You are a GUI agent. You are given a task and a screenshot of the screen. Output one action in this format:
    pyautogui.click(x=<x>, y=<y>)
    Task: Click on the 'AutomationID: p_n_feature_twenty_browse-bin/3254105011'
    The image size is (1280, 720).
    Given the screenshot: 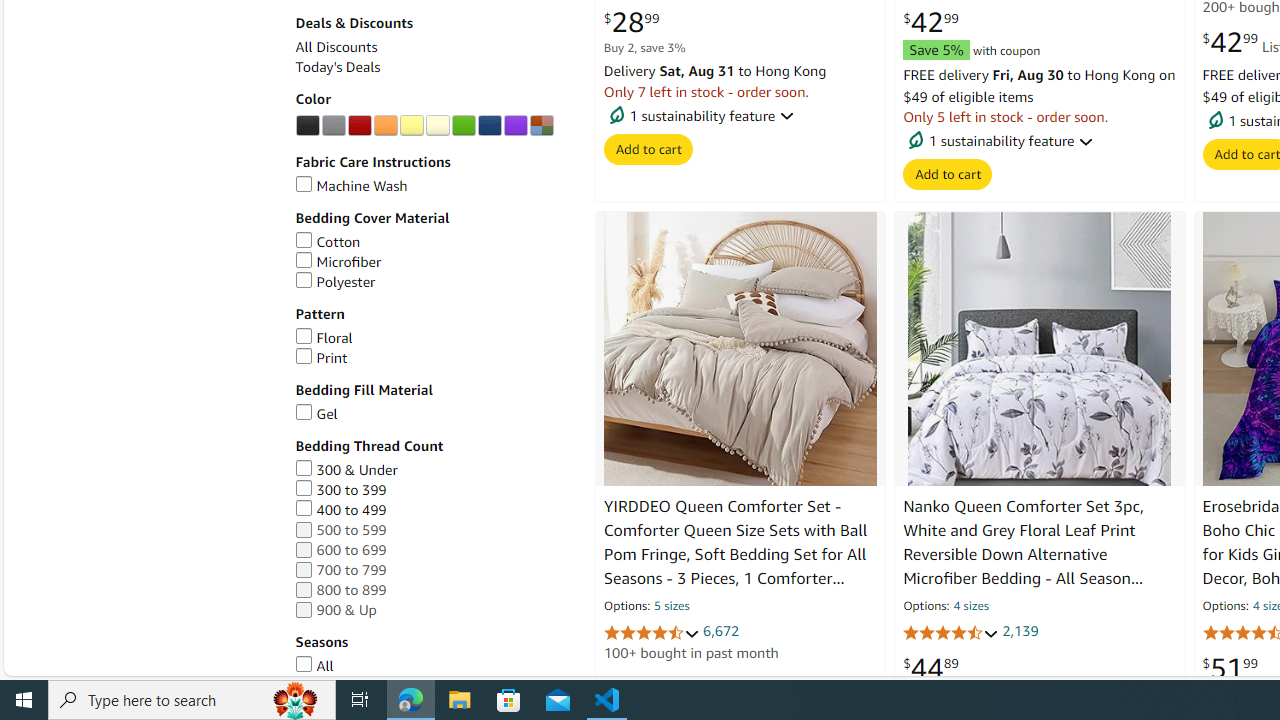 What is the action you would take?
    pyautogui.click(x=385, y=125)
    